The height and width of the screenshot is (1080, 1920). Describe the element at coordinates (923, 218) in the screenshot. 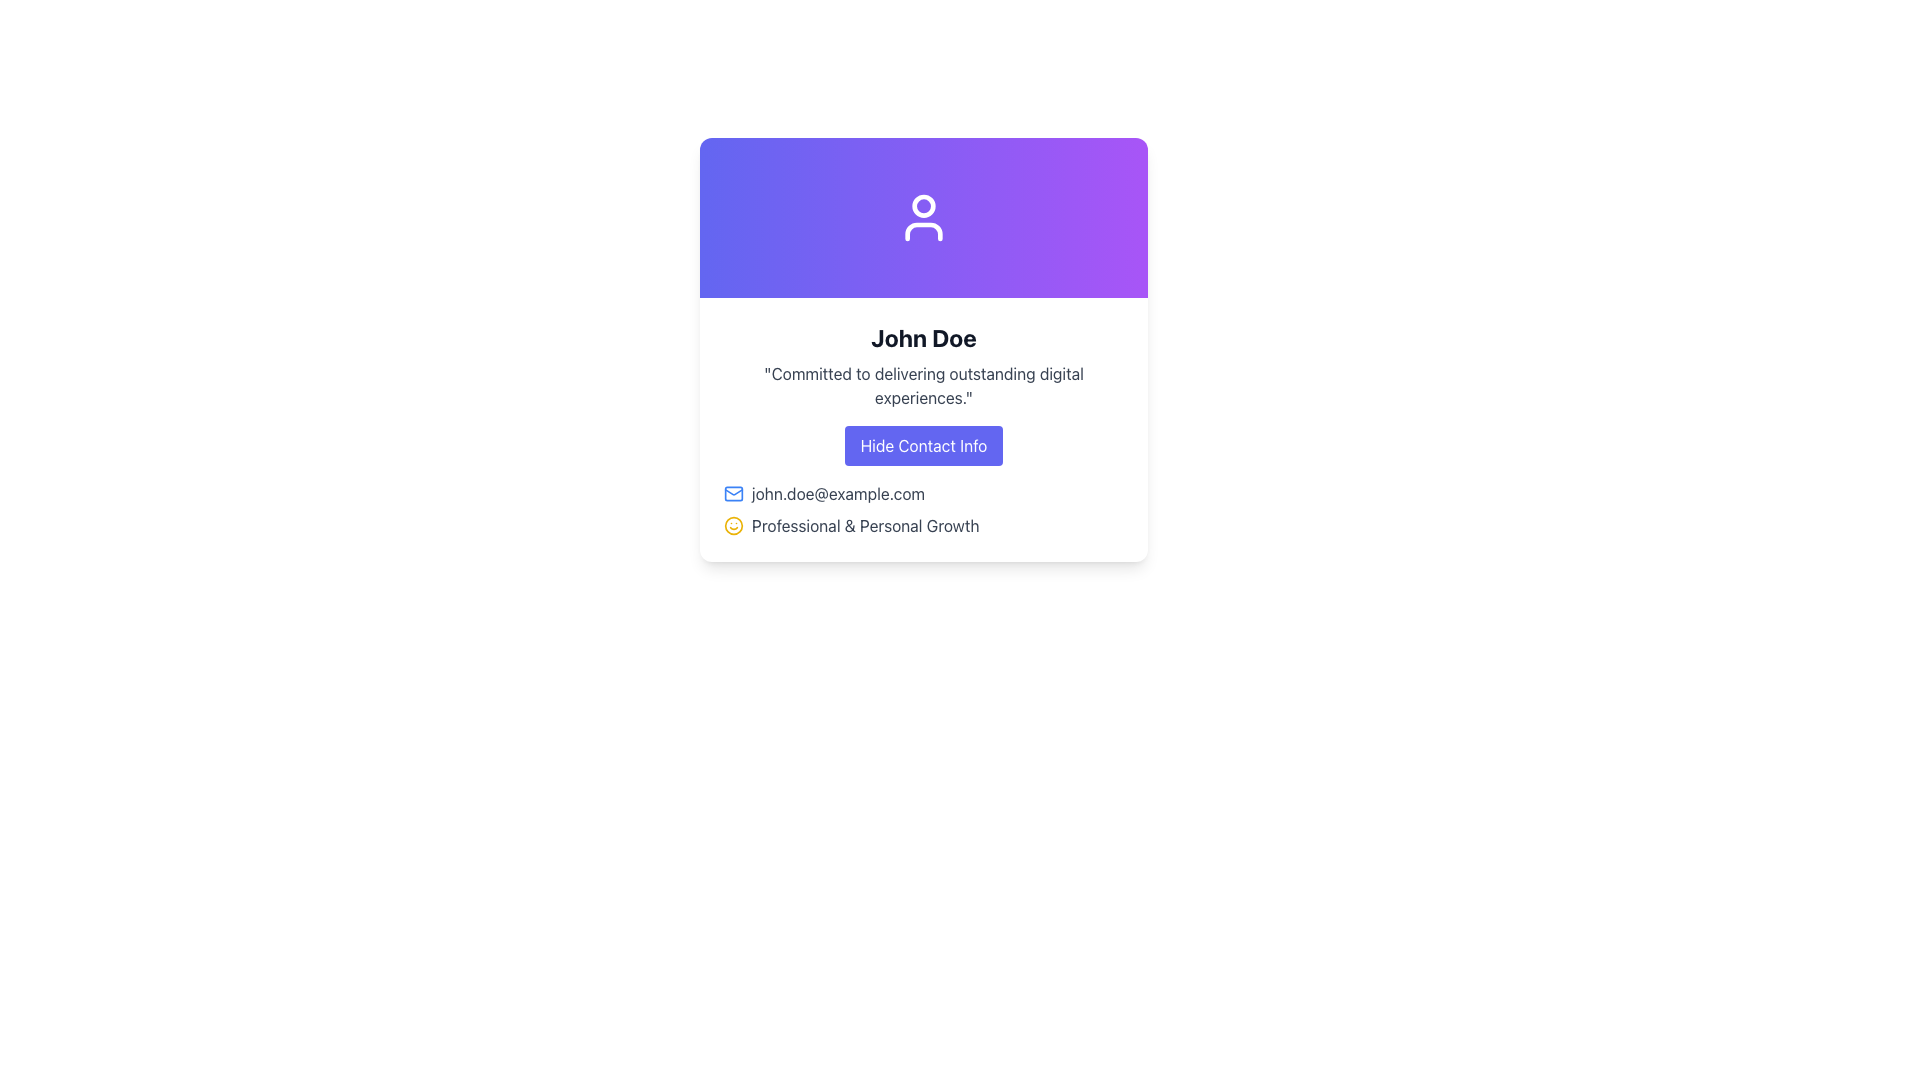

I see `the decorative element with a gradient background and a white user icon, located above the user's name 'John Doe'` at that location.